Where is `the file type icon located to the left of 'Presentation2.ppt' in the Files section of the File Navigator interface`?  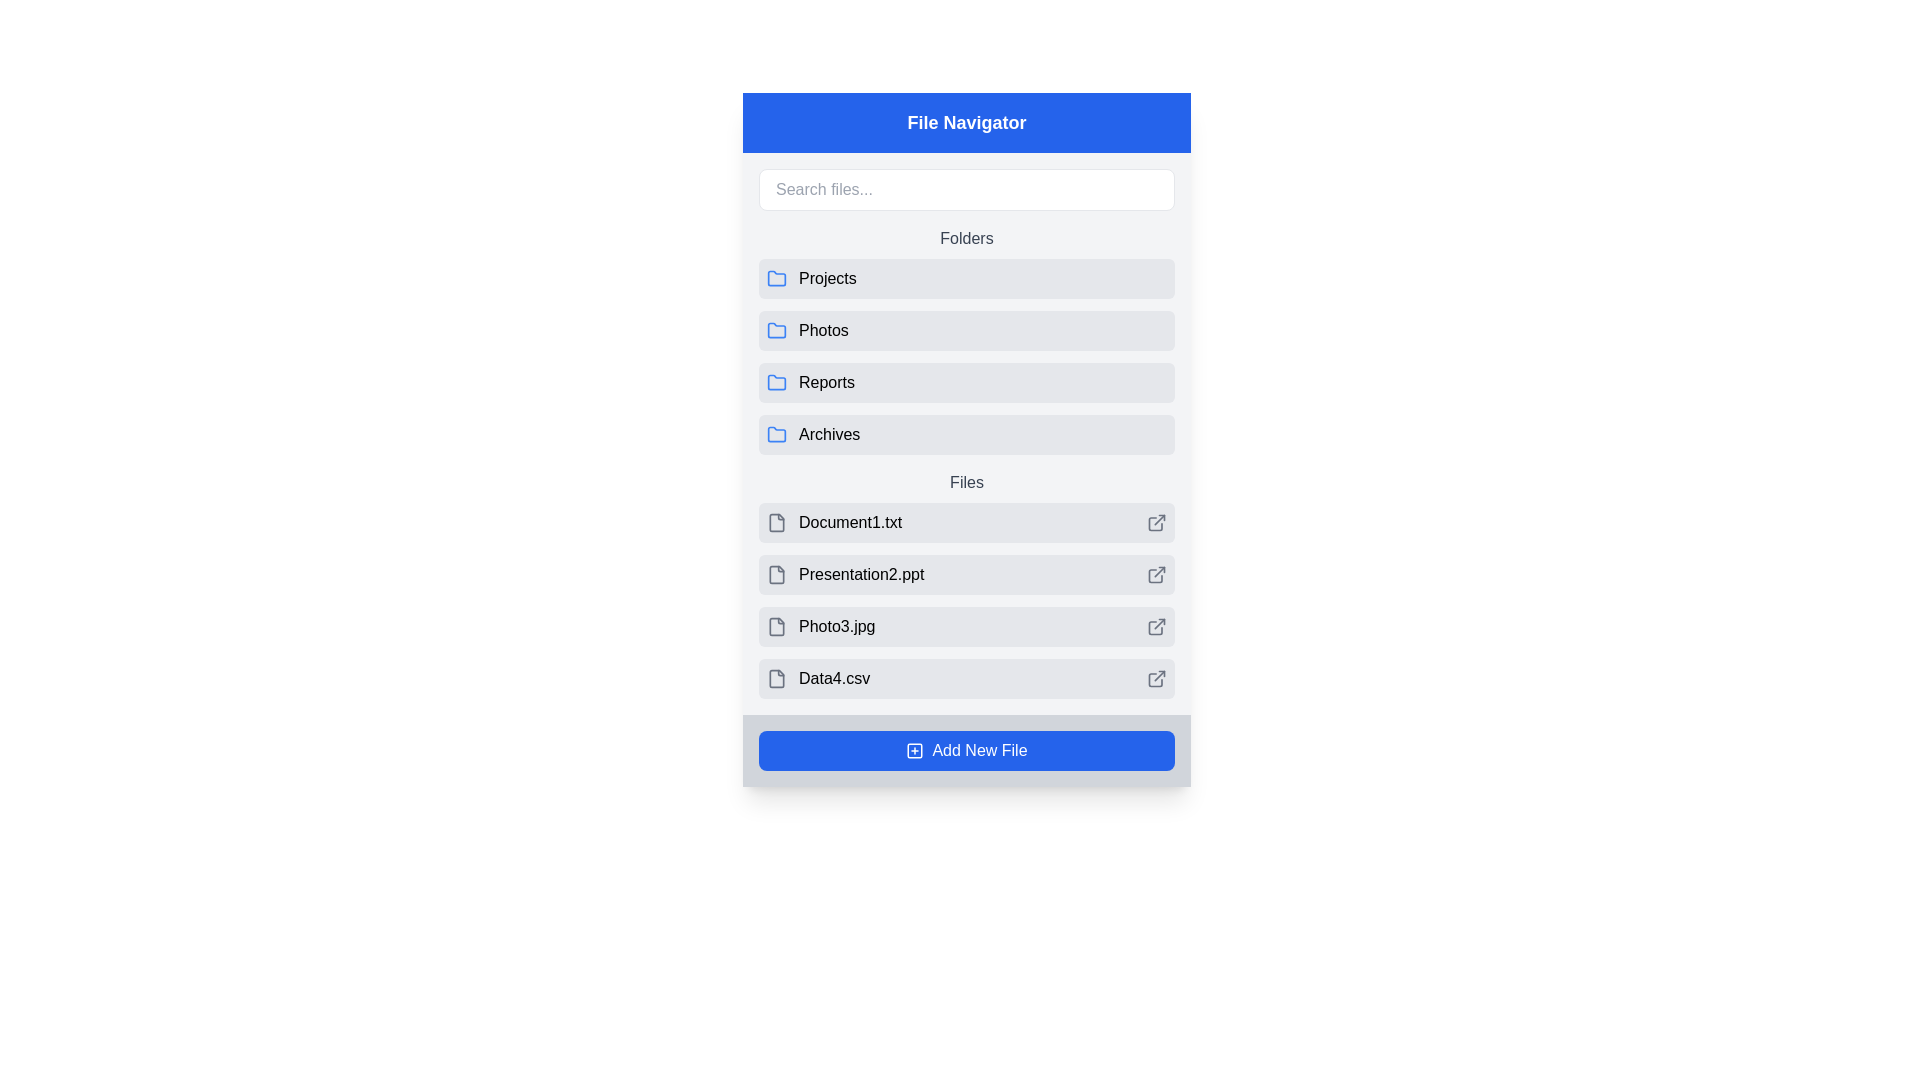
the file type icon located to the left of 'Presentation2.ppt' in the Files section of the File Navigator interface is located at coordinates (776, 574).